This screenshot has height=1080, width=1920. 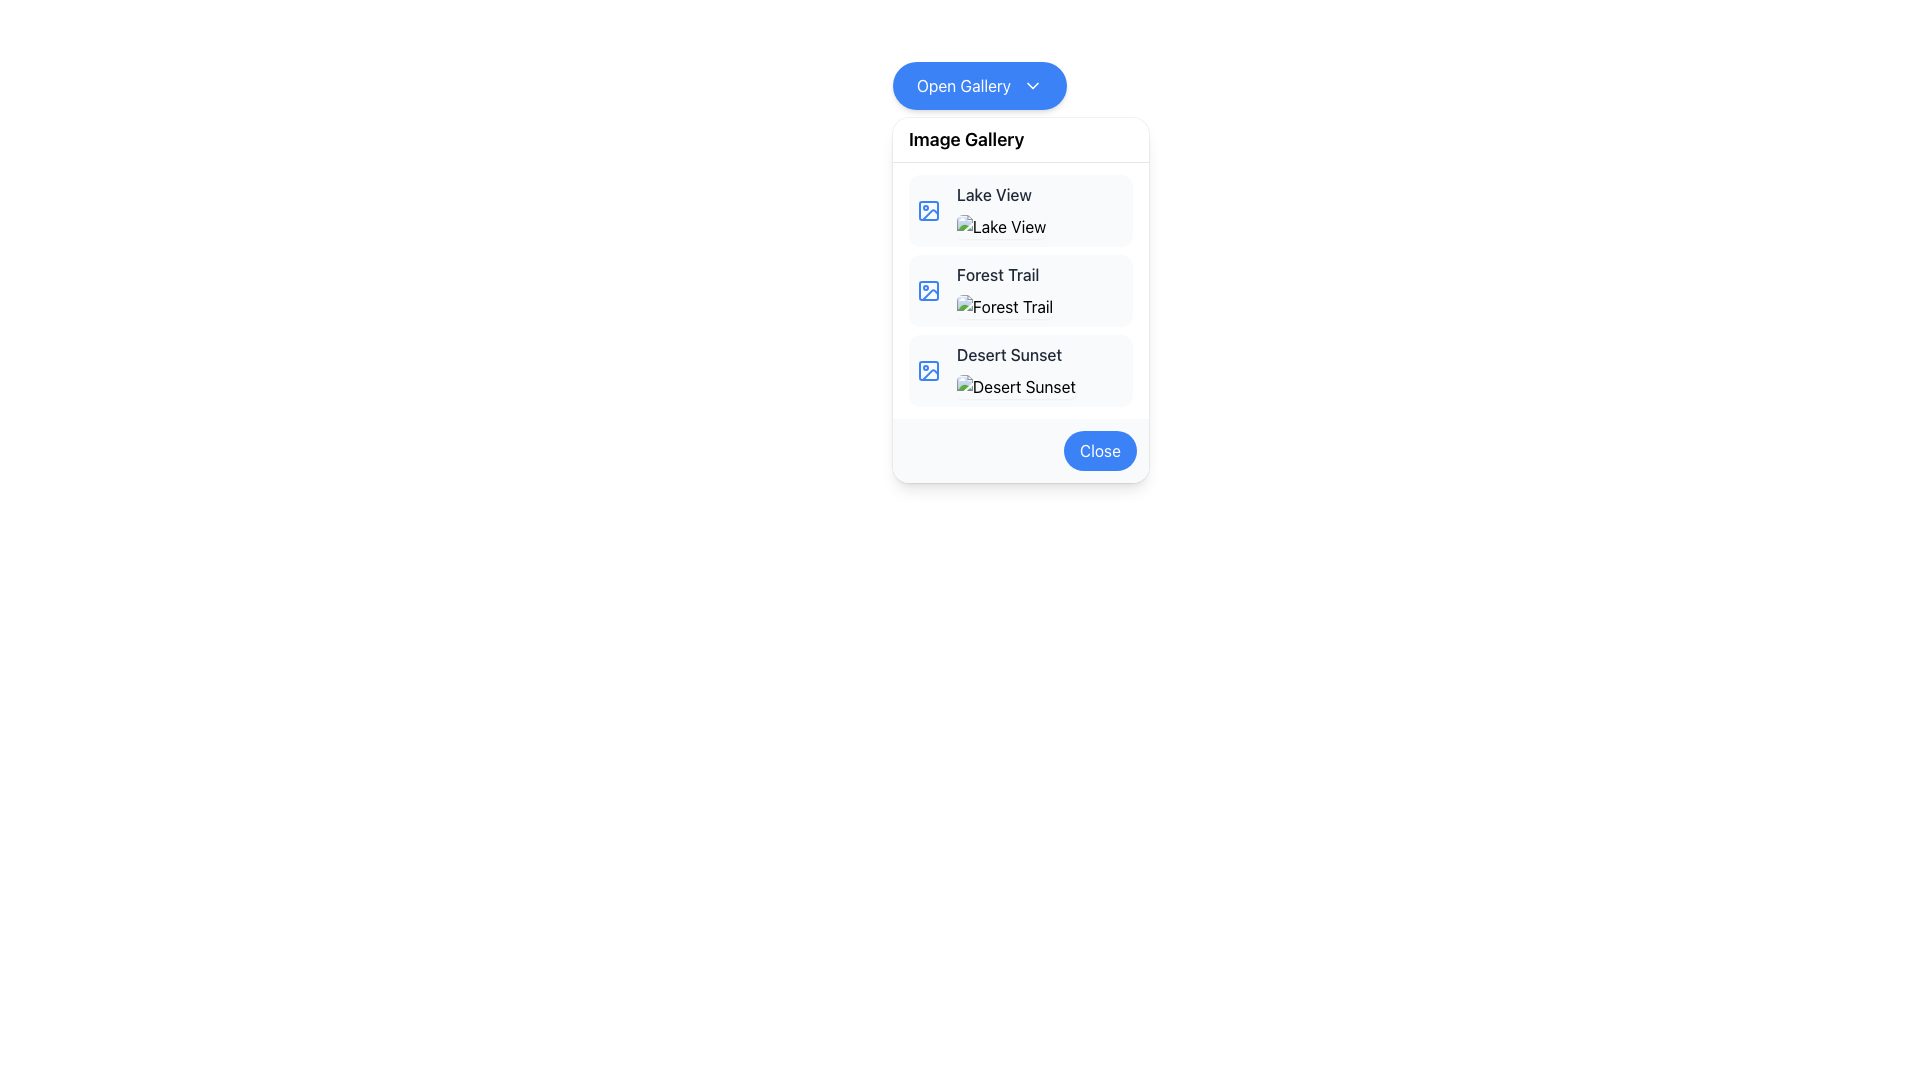 What do you see at coordinates (1020, 139) in the screenshot?
I see `the text label that reads 'Image Gallery', which is styled with a bold and semi-large font at the top of the dropdown-like menu box` at bounding box center [1020, 139].